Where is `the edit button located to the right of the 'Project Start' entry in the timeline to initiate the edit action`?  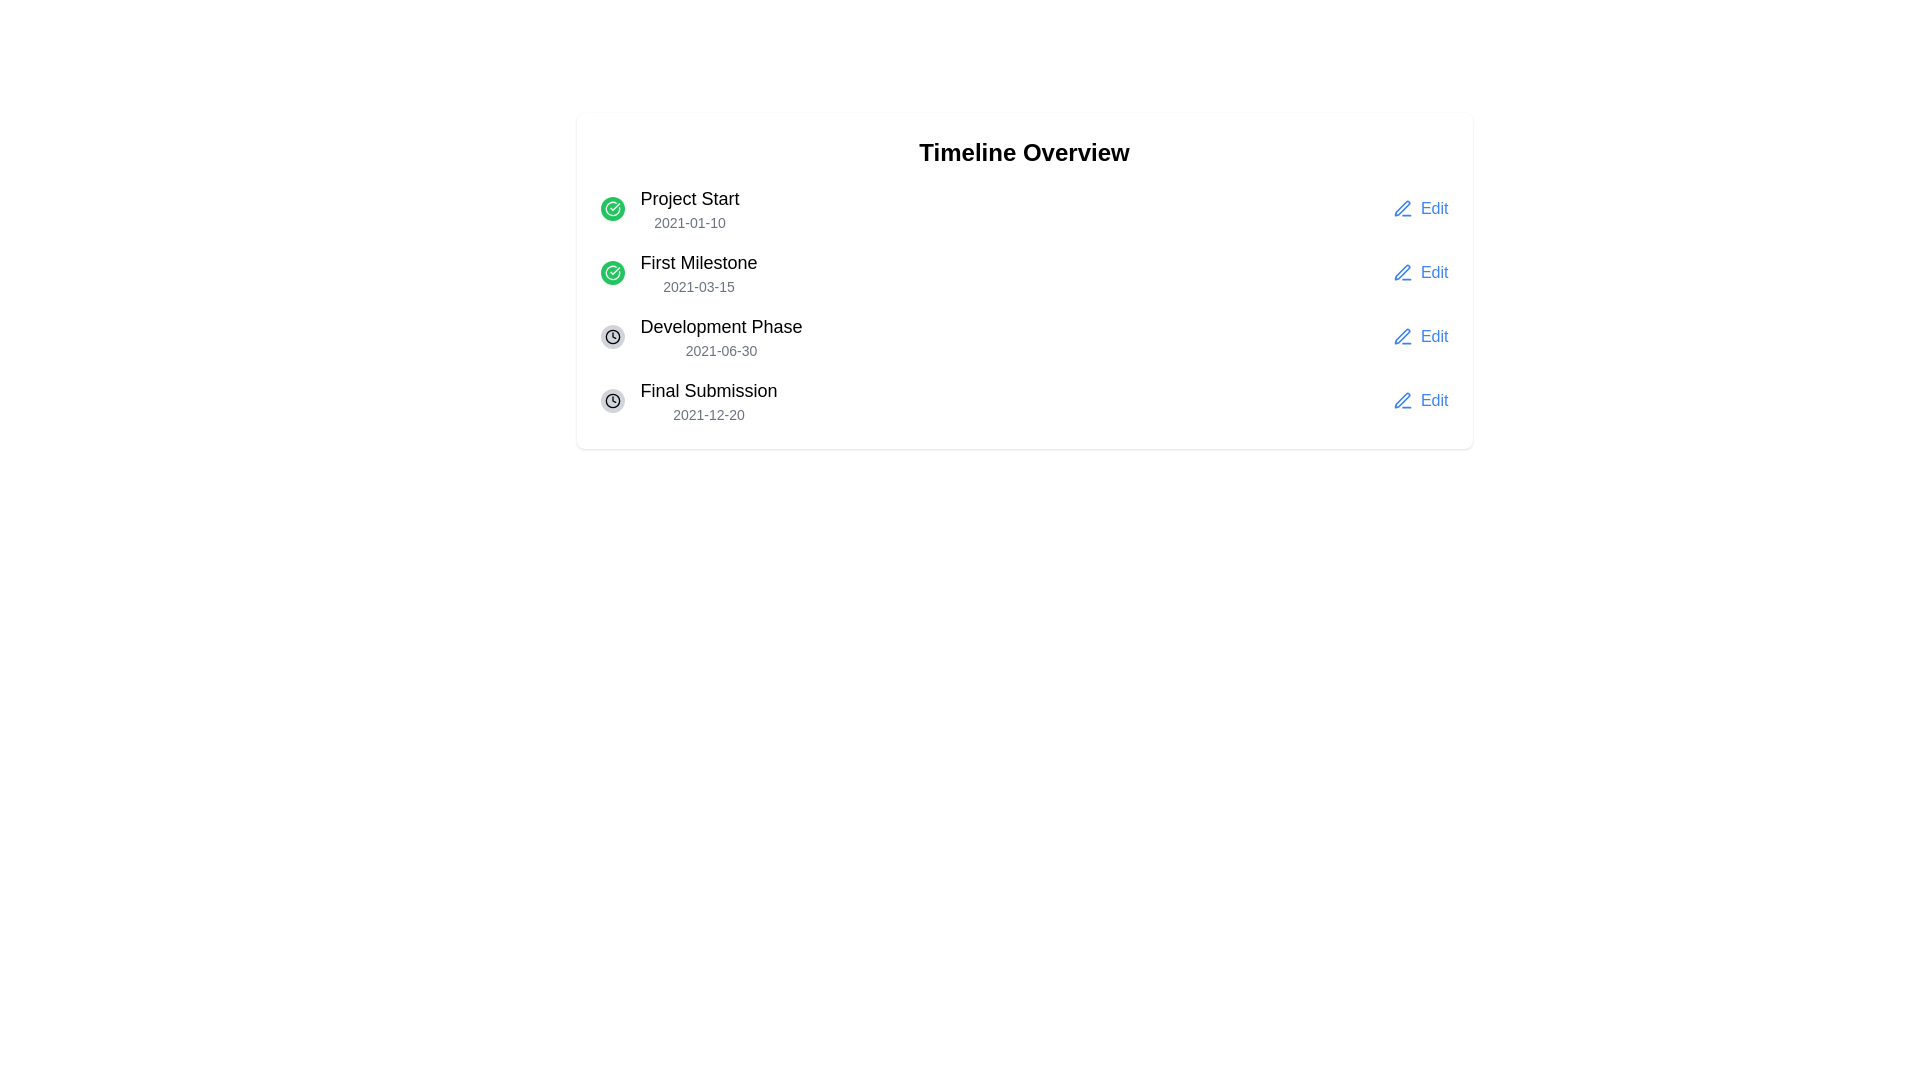
the edit button located to the right of the 'Project Start' entry in the timeline to initiate the edit action is located at coordinates (1419, 208).